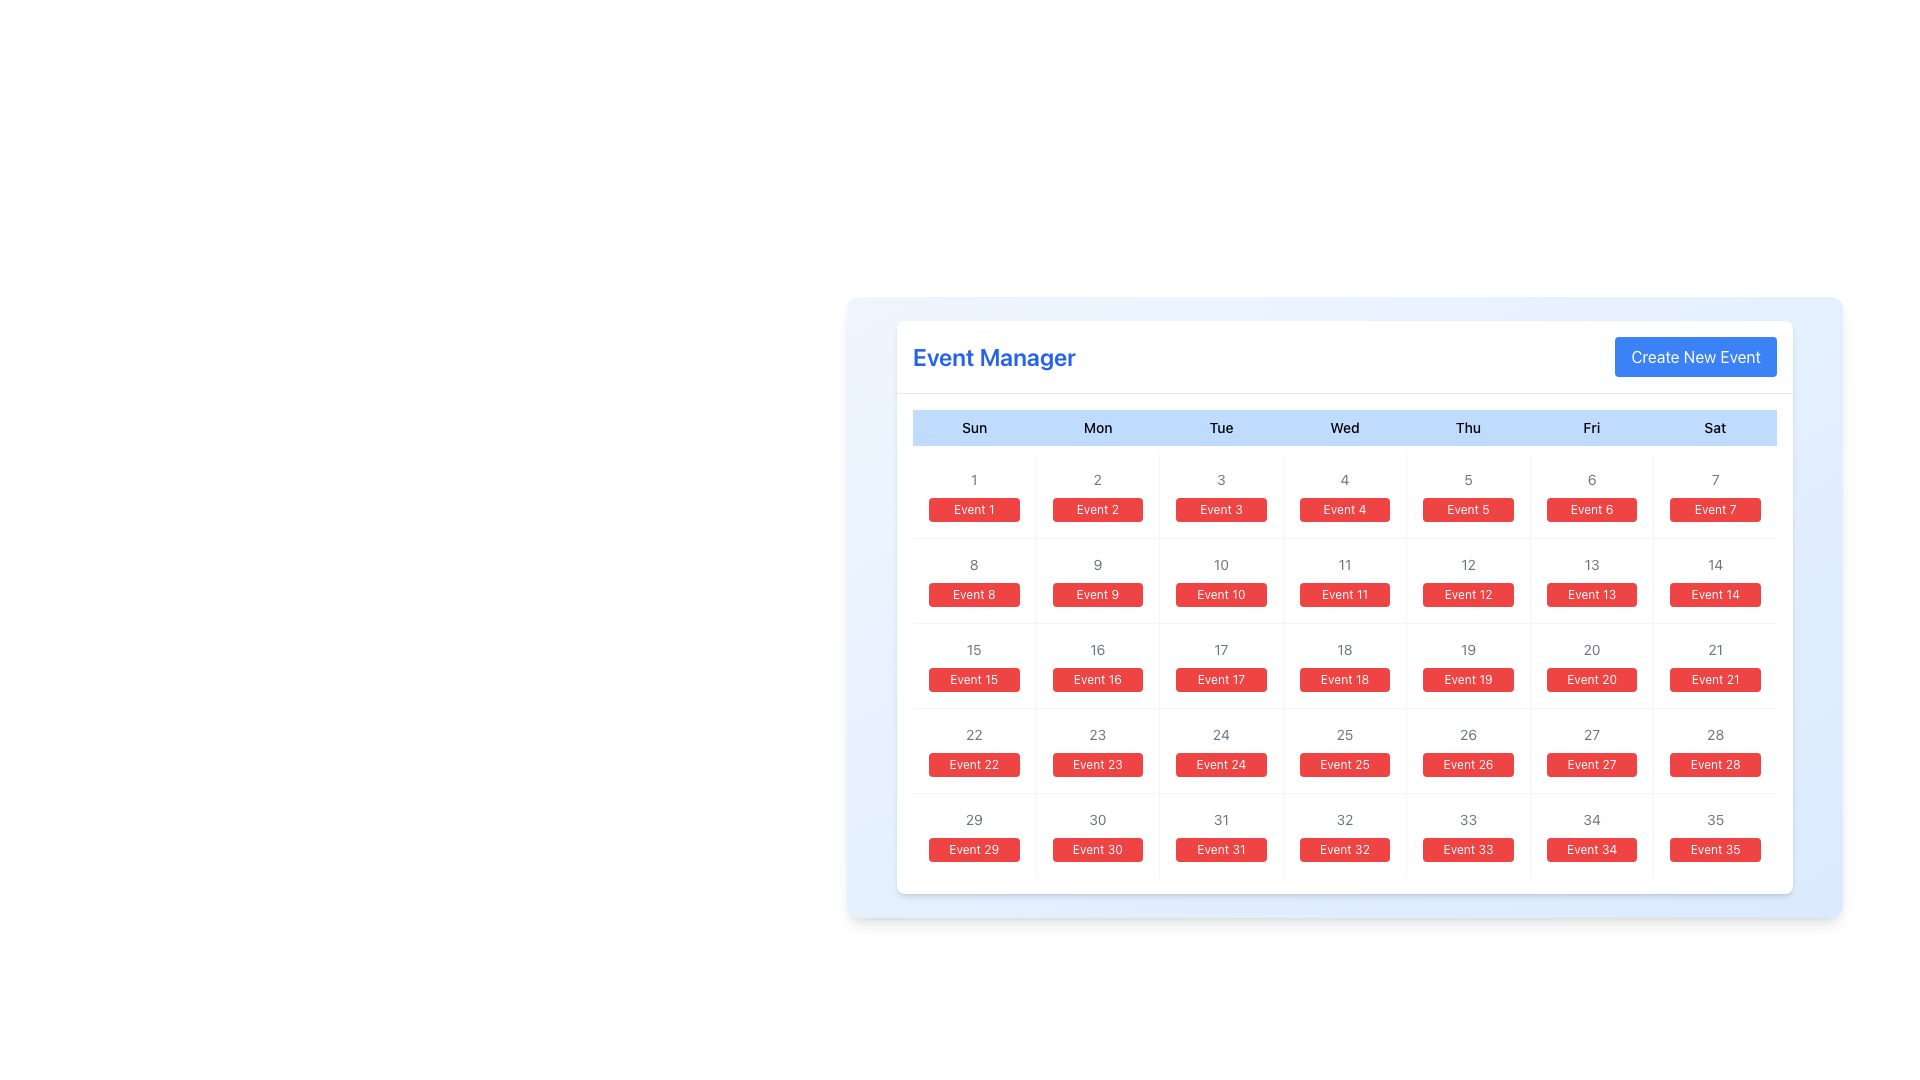 The height and width of the screenshot is (1080, 1920). Describe the element at coordinates (1468, 735) in the screenshot. I see `the gray text label displaying the number '26' located in the 'Event 26' calendar cell under the Thursday column` at that location.